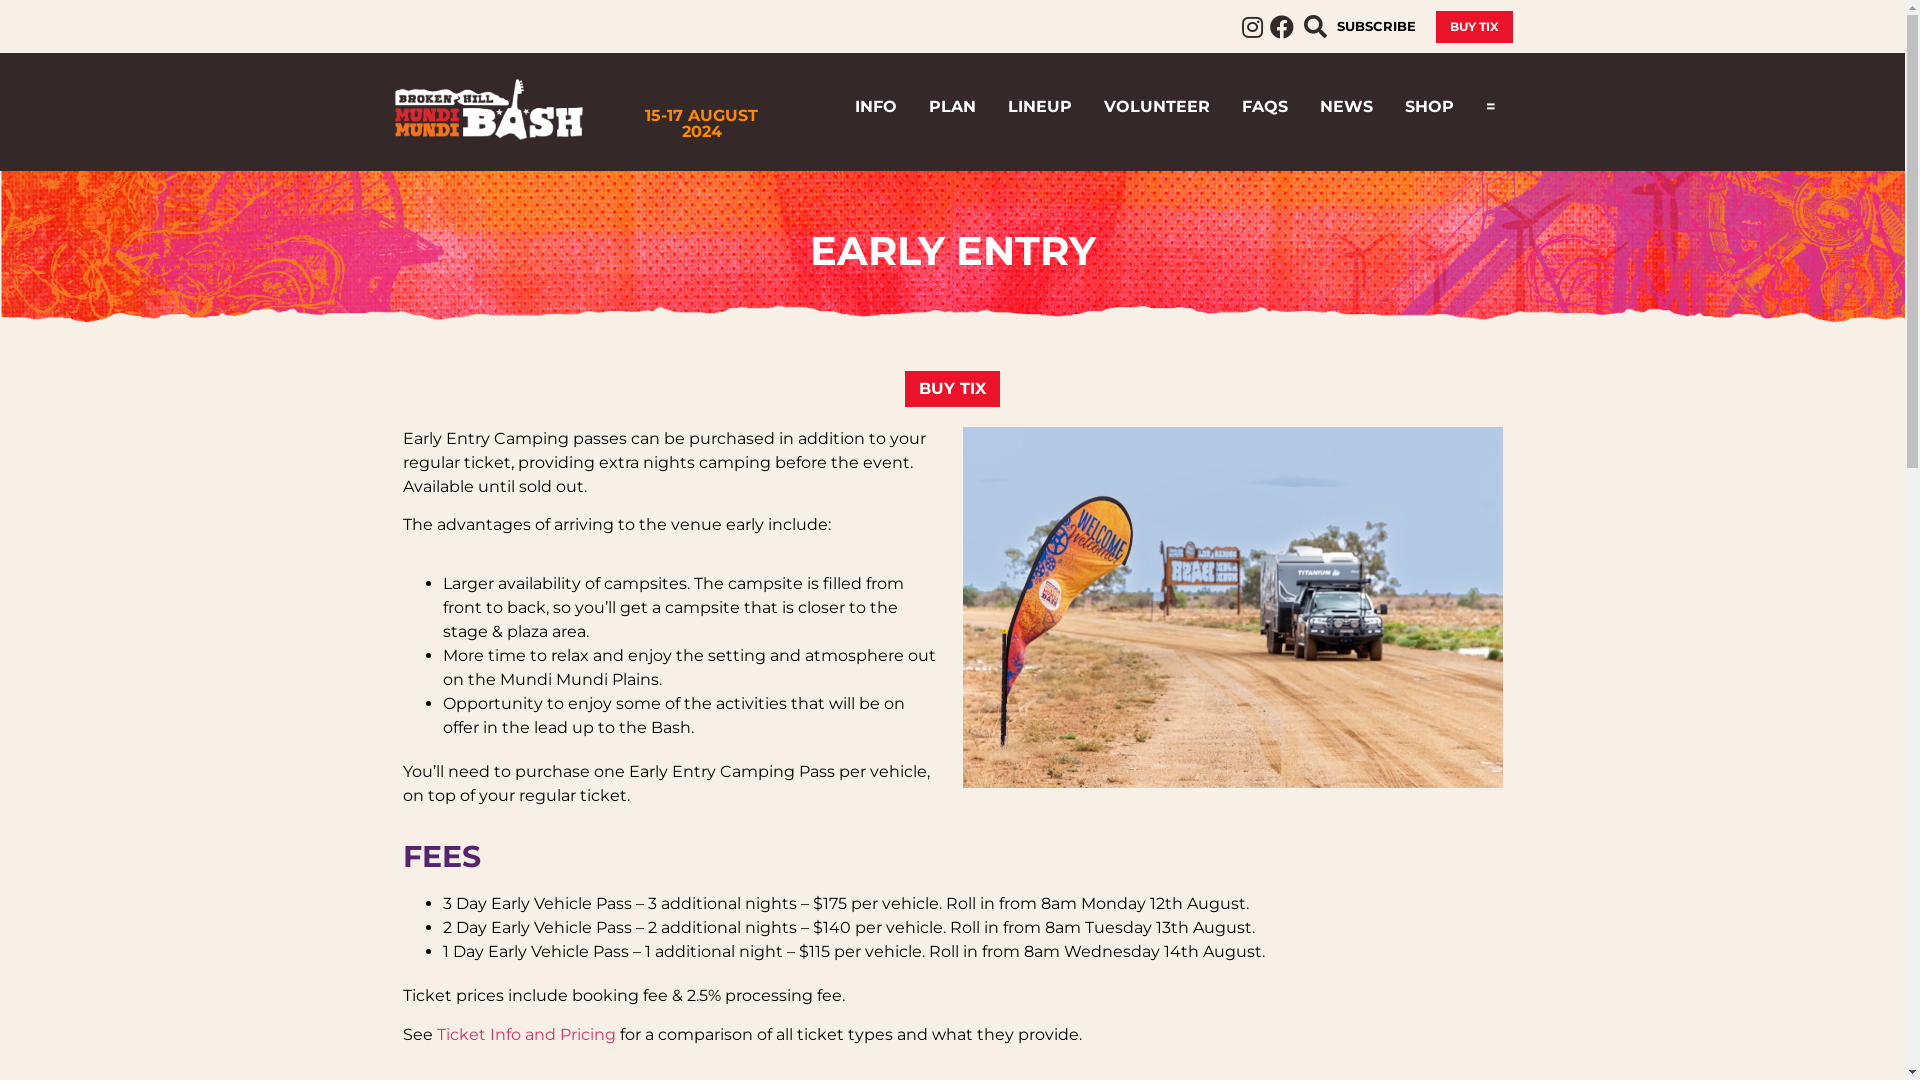 The image size is (1920, 1080). What do you see at coordinates (951, 389) in the screenshot?
I see `'BUY TIX'` at bounding box center [951, 389].